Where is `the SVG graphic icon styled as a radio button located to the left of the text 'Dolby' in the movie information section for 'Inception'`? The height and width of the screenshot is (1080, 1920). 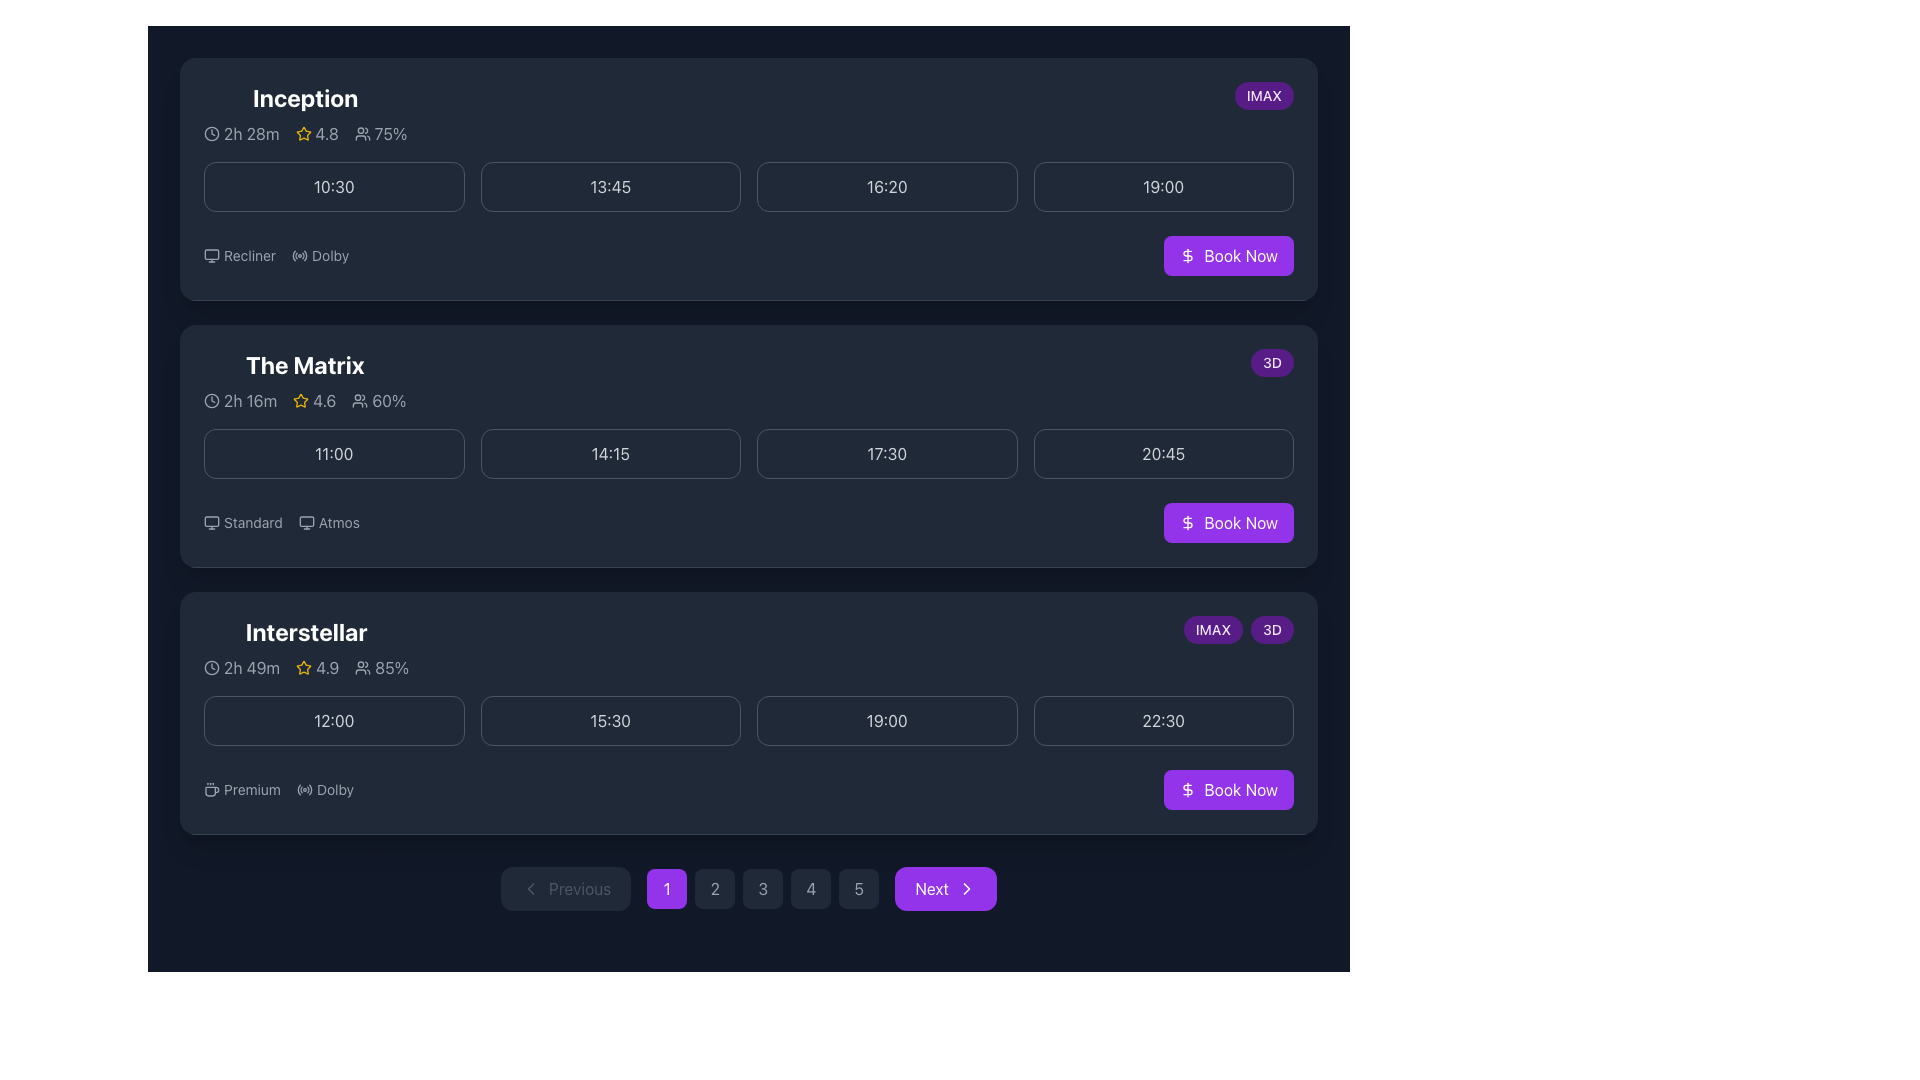
the SVG graphic icon styled as a radio button located to the left of the text 'Dolby' in the movie information section for 'Inception' is located at coordinates (299, 254).